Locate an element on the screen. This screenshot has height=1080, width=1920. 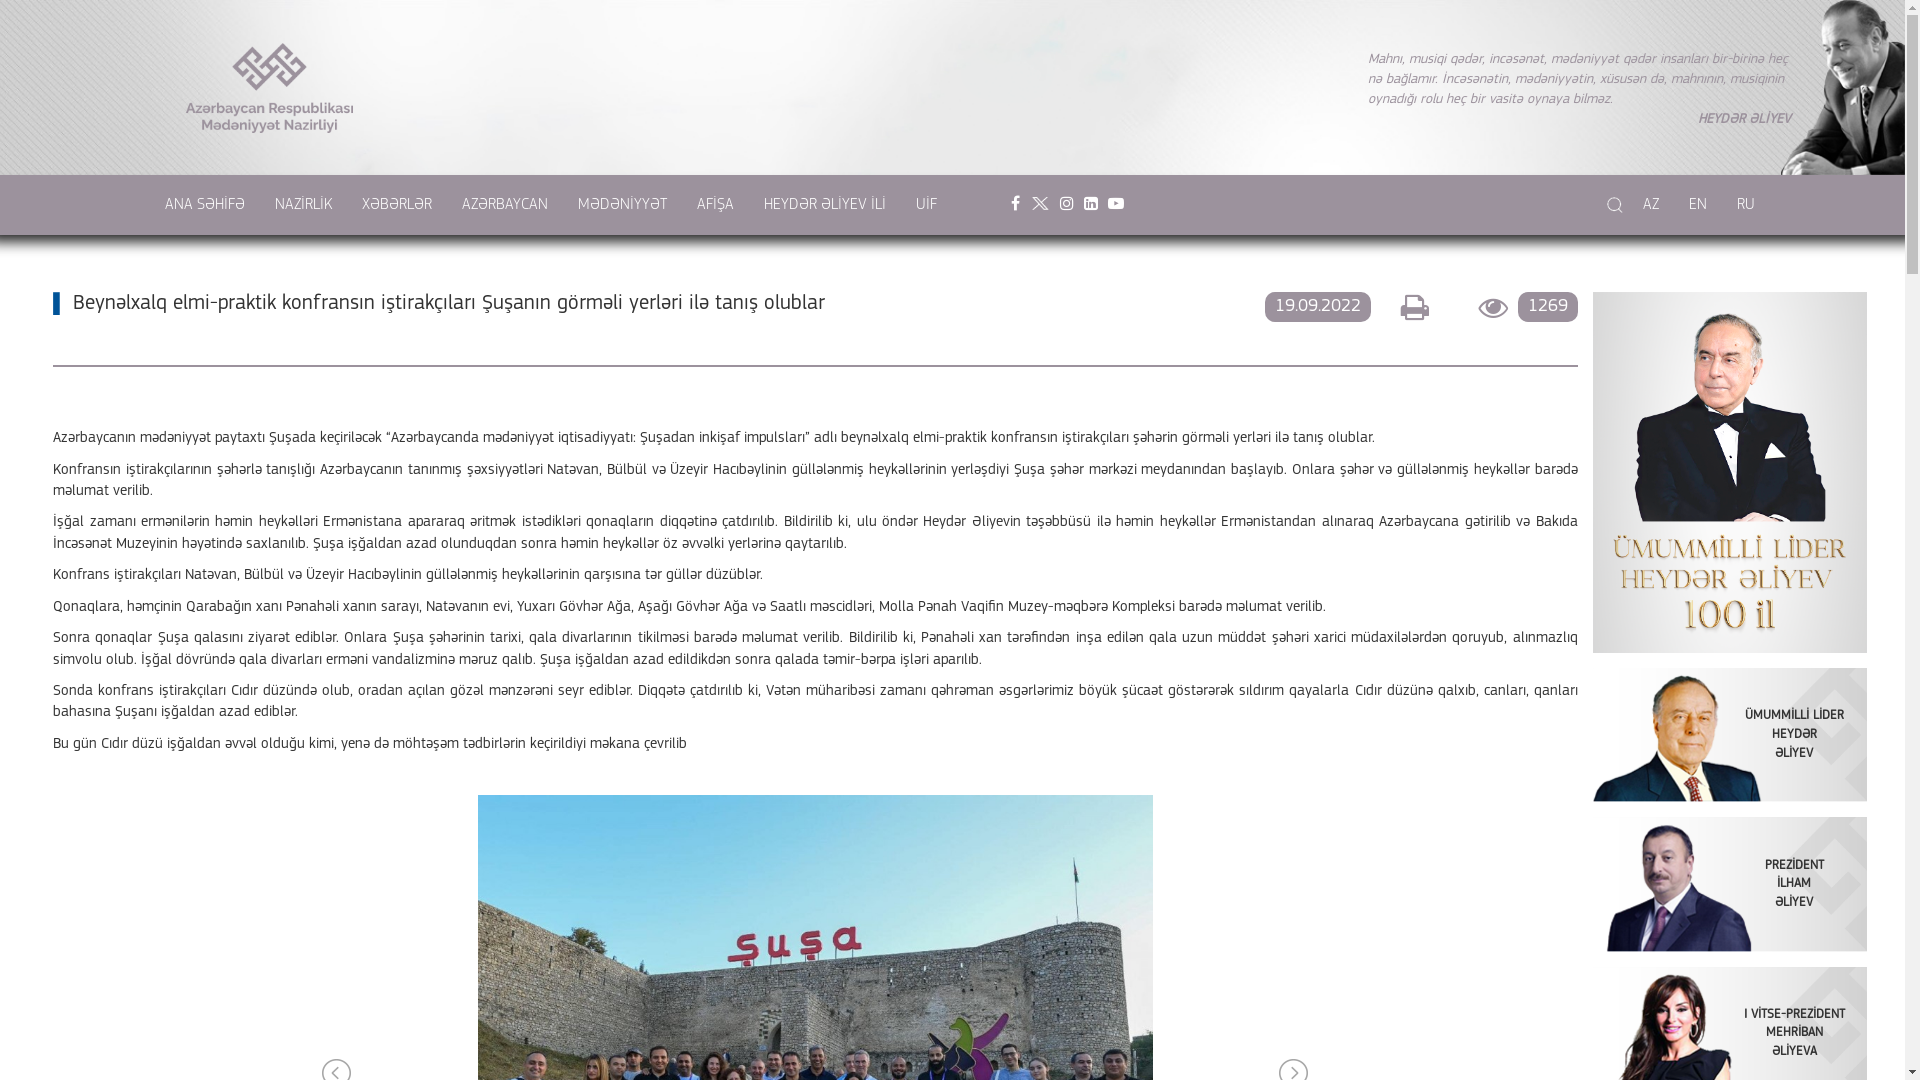
'AZ' is located at coordinates (1651, 204).